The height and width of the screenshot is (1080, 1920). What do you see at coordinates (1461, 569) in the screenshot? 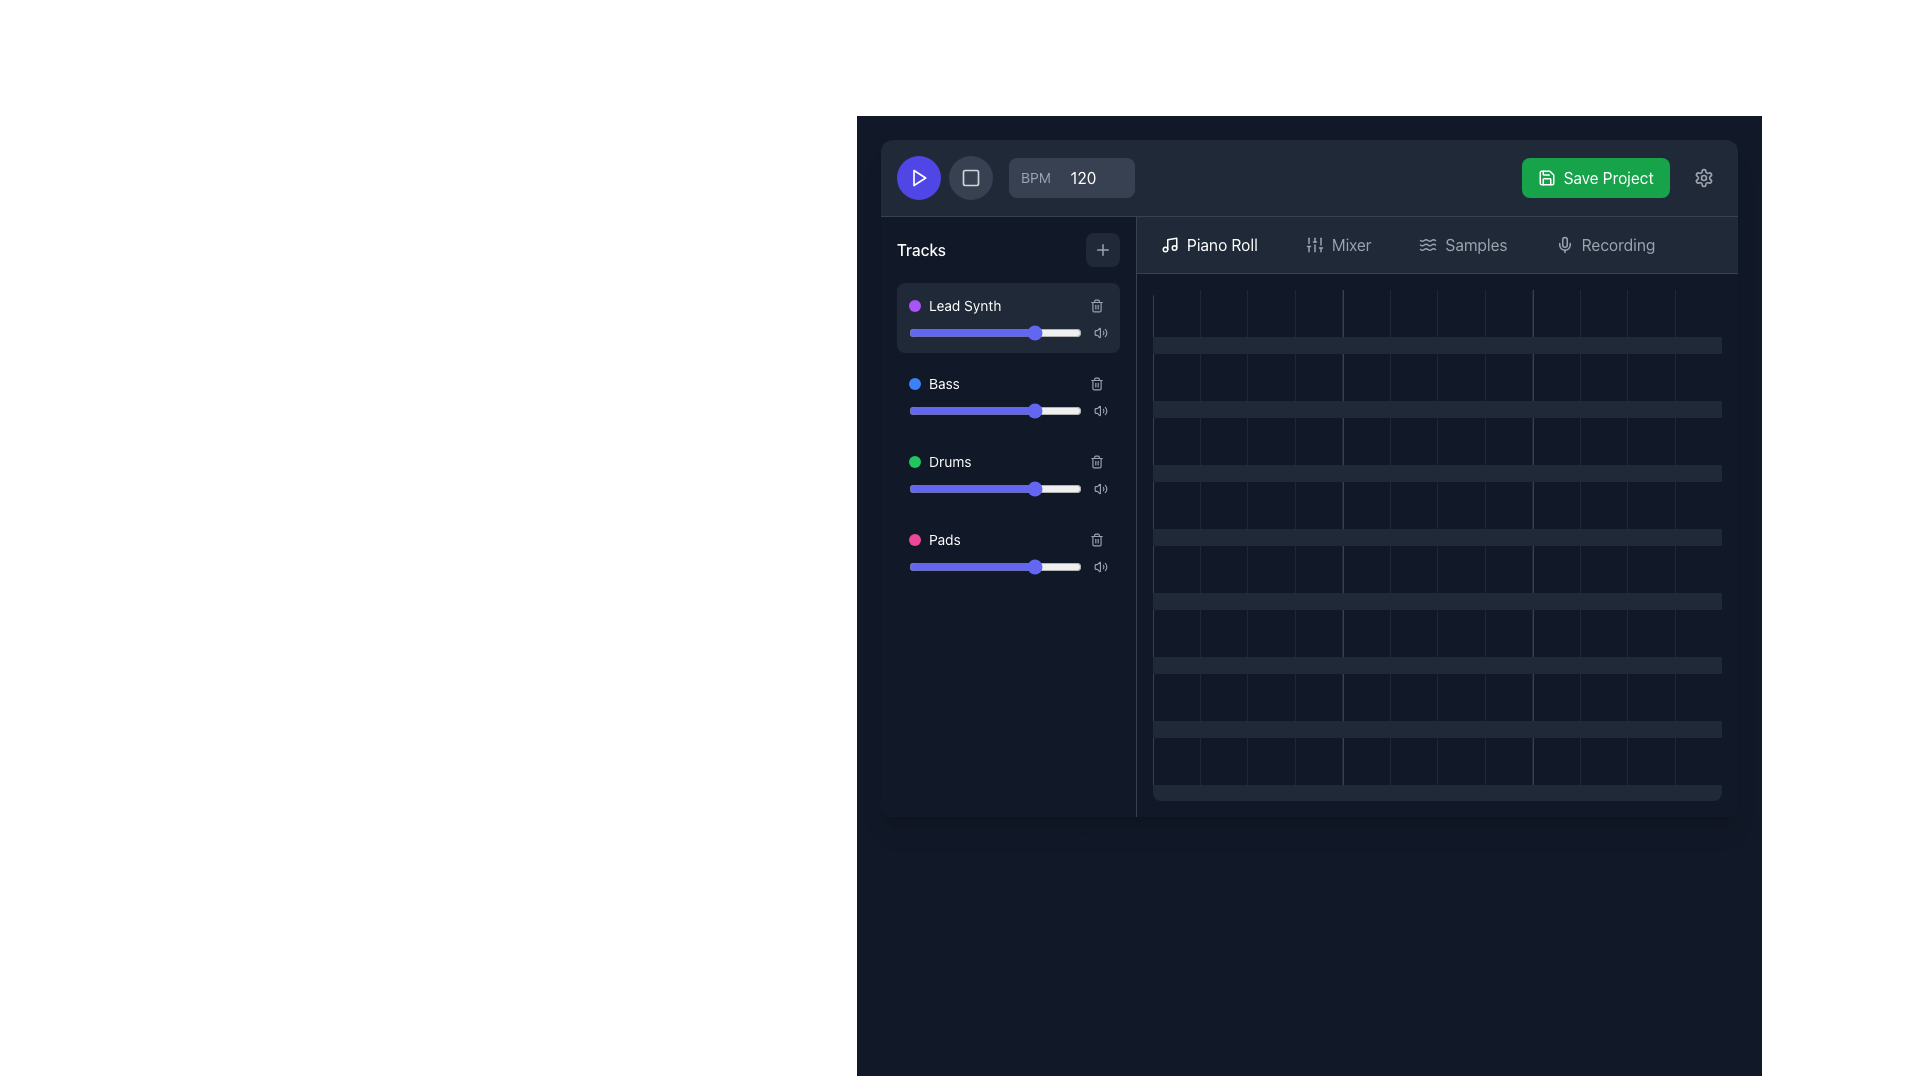
I see `the grid cell element located at the 8th column and 5th row of the grid in the piano roll interface` at bounding box center [1461, 569].